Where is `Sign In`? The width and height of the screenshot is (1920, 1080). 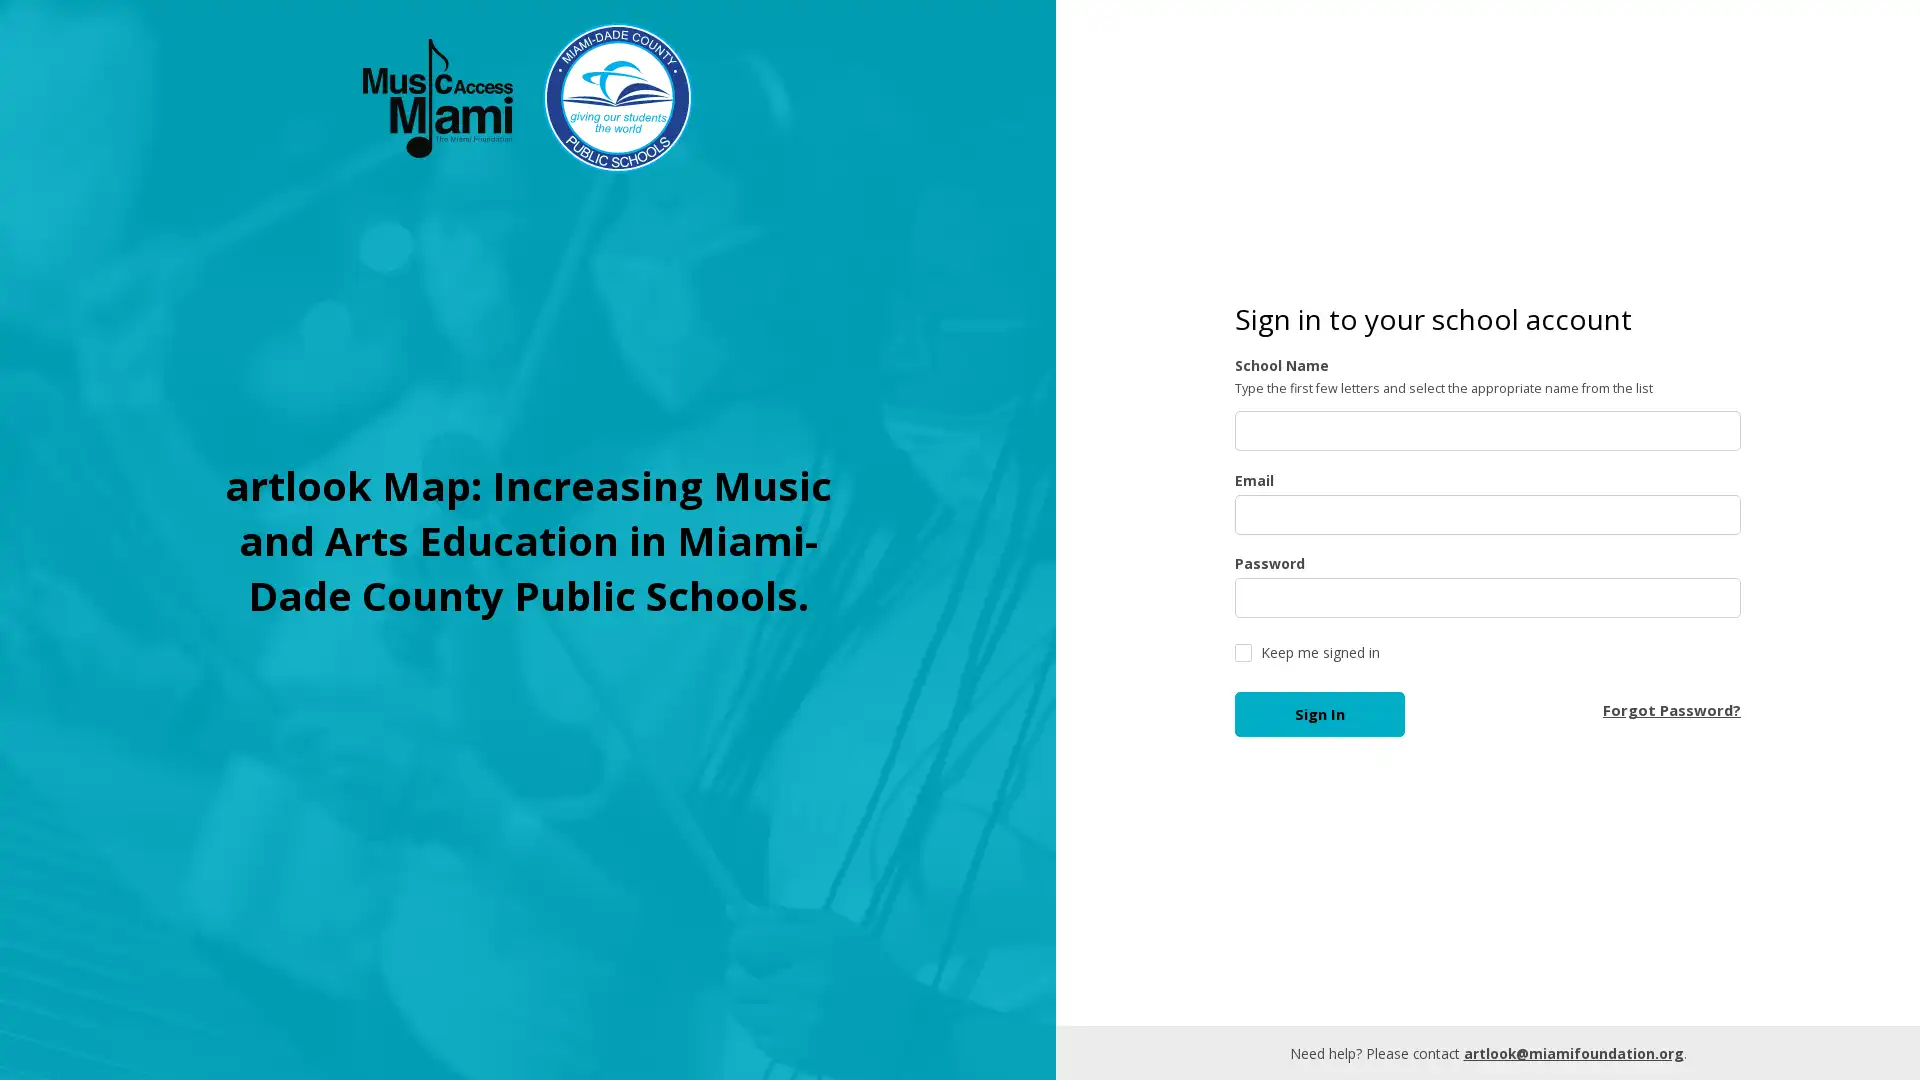 Sign In is located at coordinates (1320, 712).